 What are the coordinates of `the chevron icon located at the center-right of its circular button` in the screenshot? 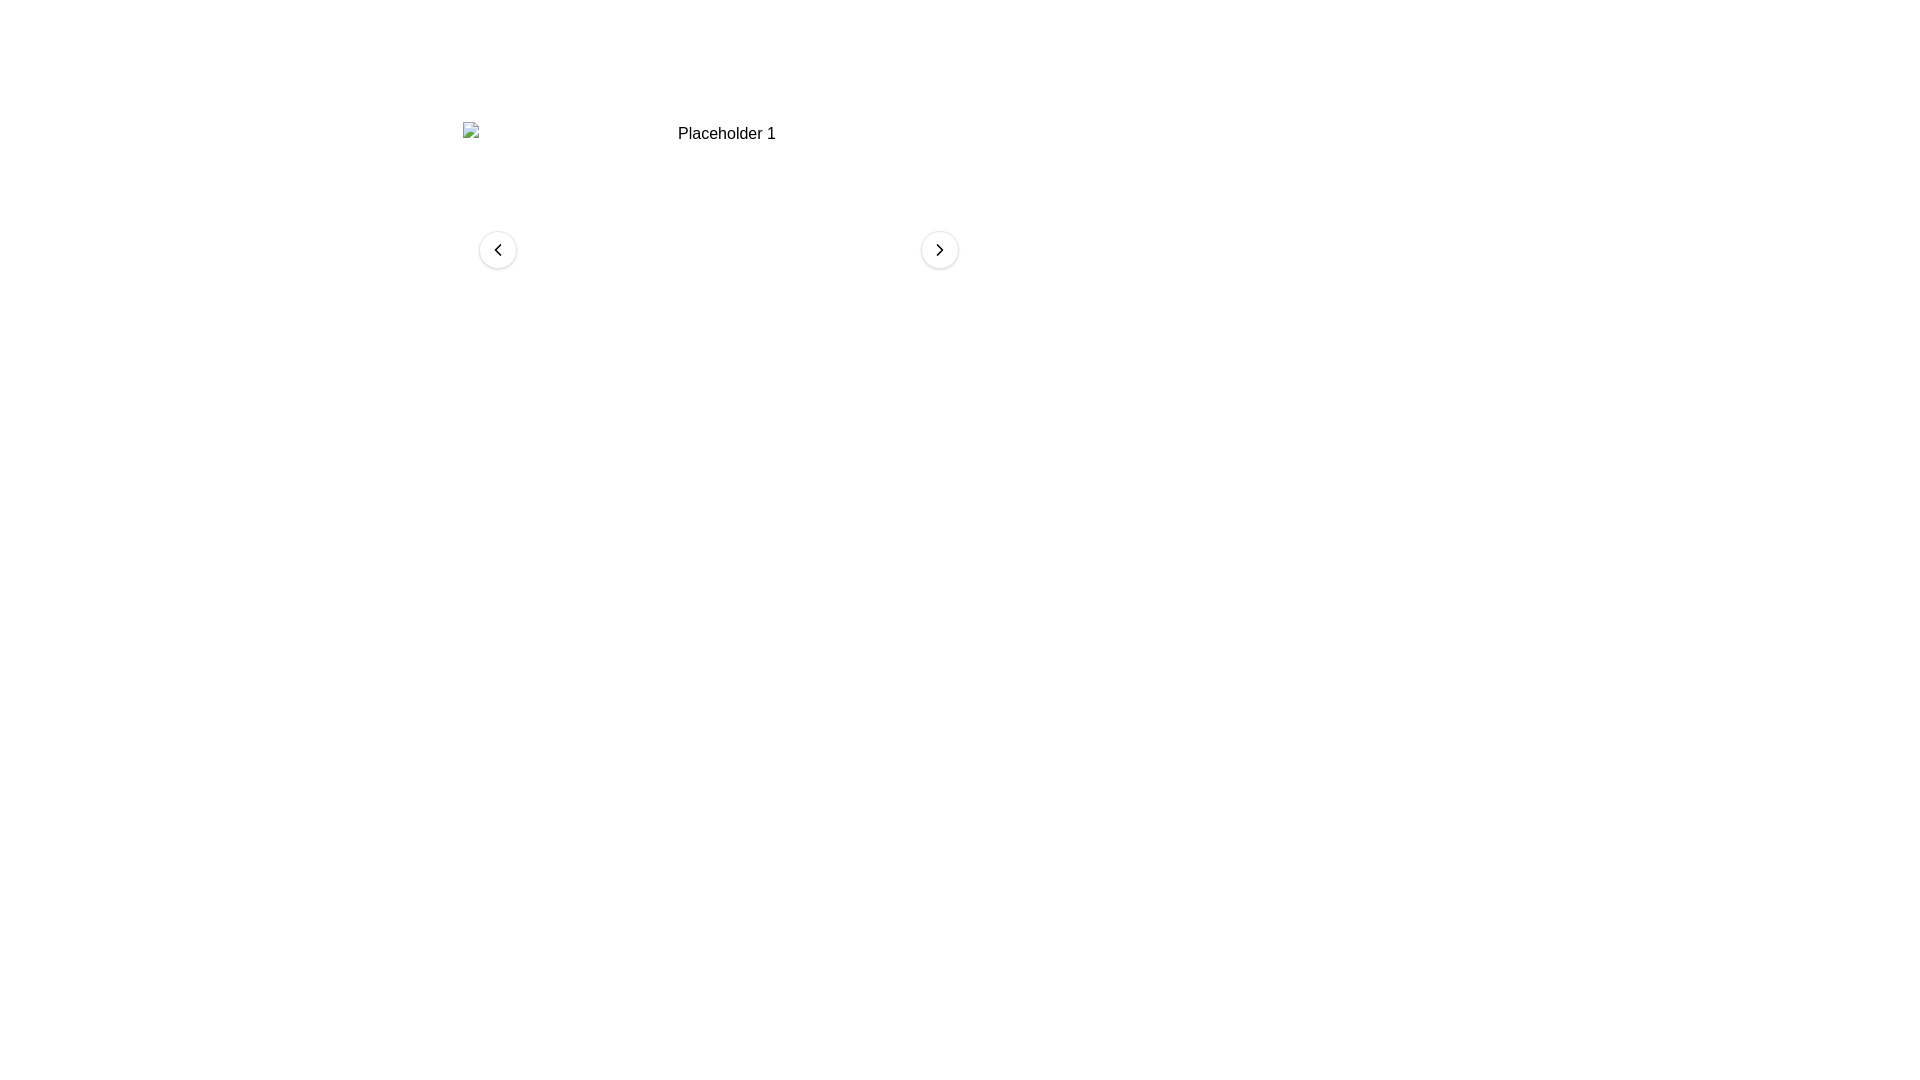 It's located at (939, 249).